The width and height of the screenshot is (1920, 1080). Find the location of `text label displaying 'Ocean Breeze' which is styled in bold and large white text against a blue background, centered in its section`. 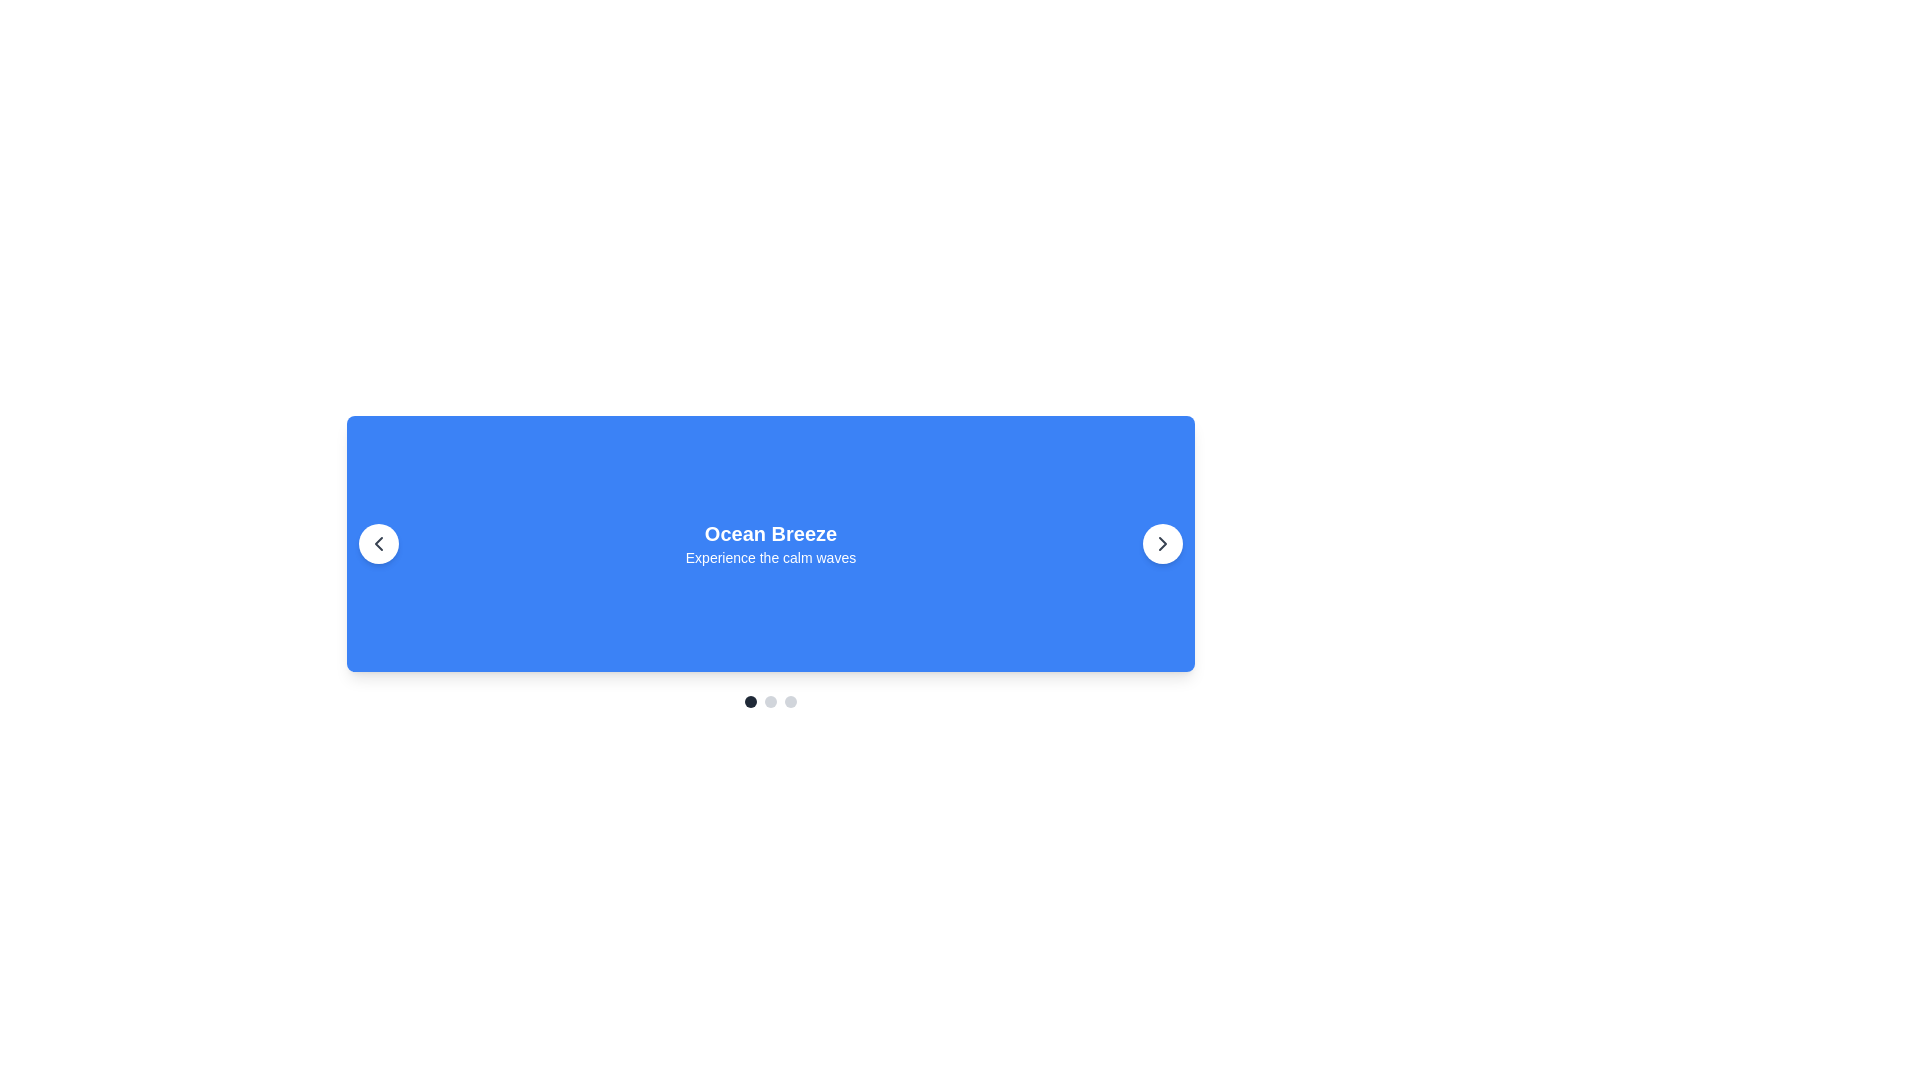

text label displaying 'Ocean Breeze' which is styled in bold and large white text against a blue background, centered in its section is located at coordinates (770, 532).